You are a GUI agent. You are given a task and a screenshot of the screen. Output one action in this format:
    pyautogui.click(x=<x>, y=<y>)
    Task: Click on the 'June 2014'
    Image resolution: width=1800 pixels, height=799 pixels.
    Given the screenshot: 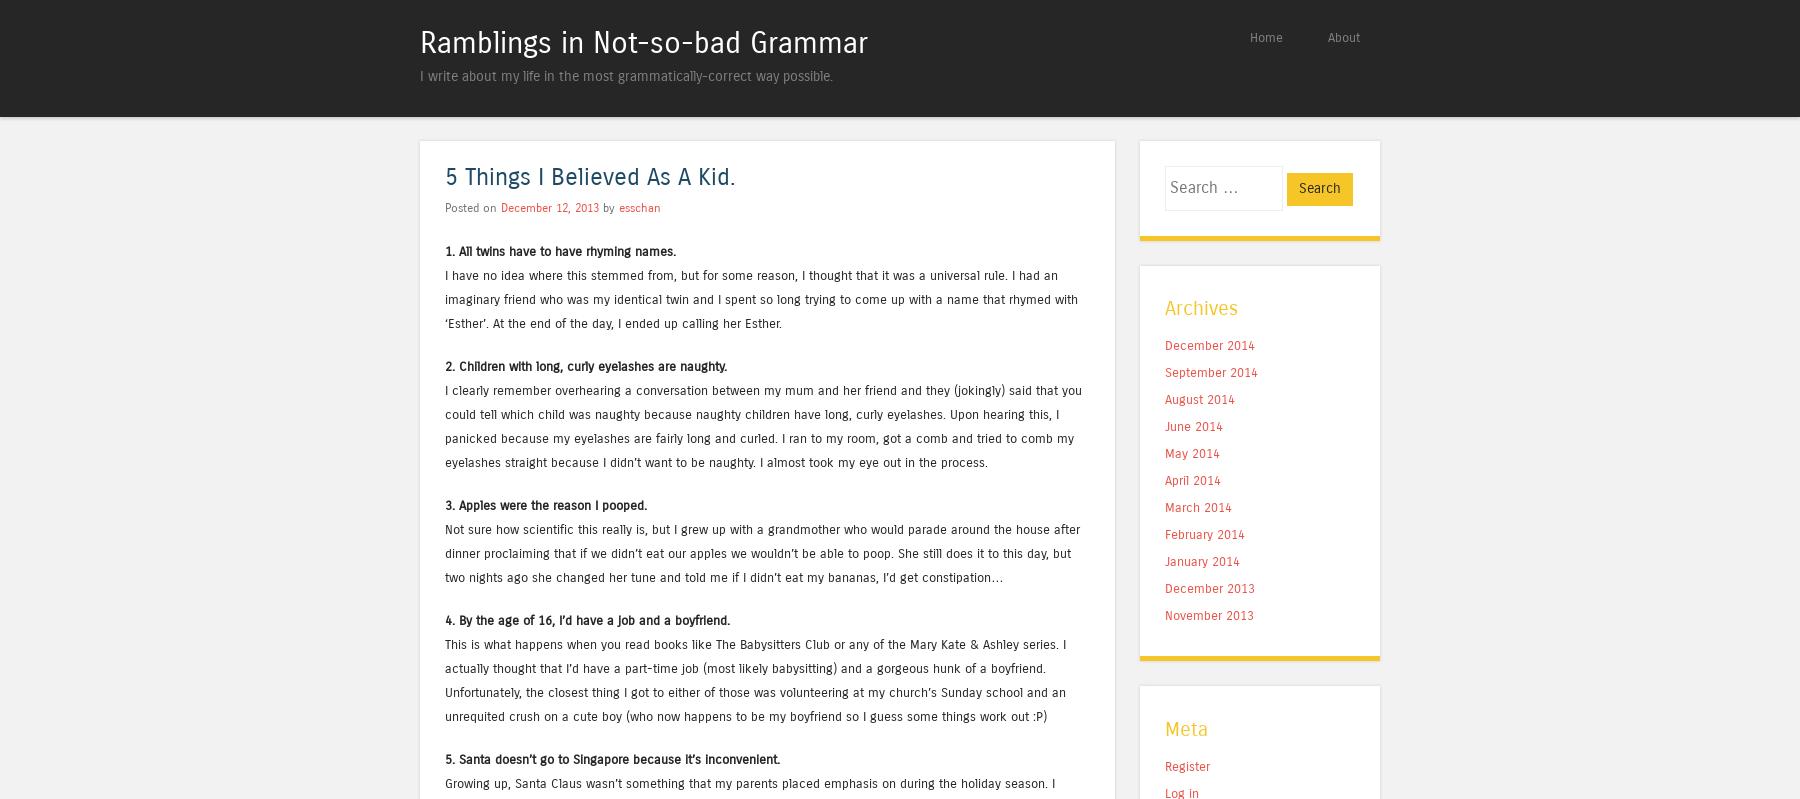 What is the action you would take?
    pyautogui.click(x=1192, y=425)
    